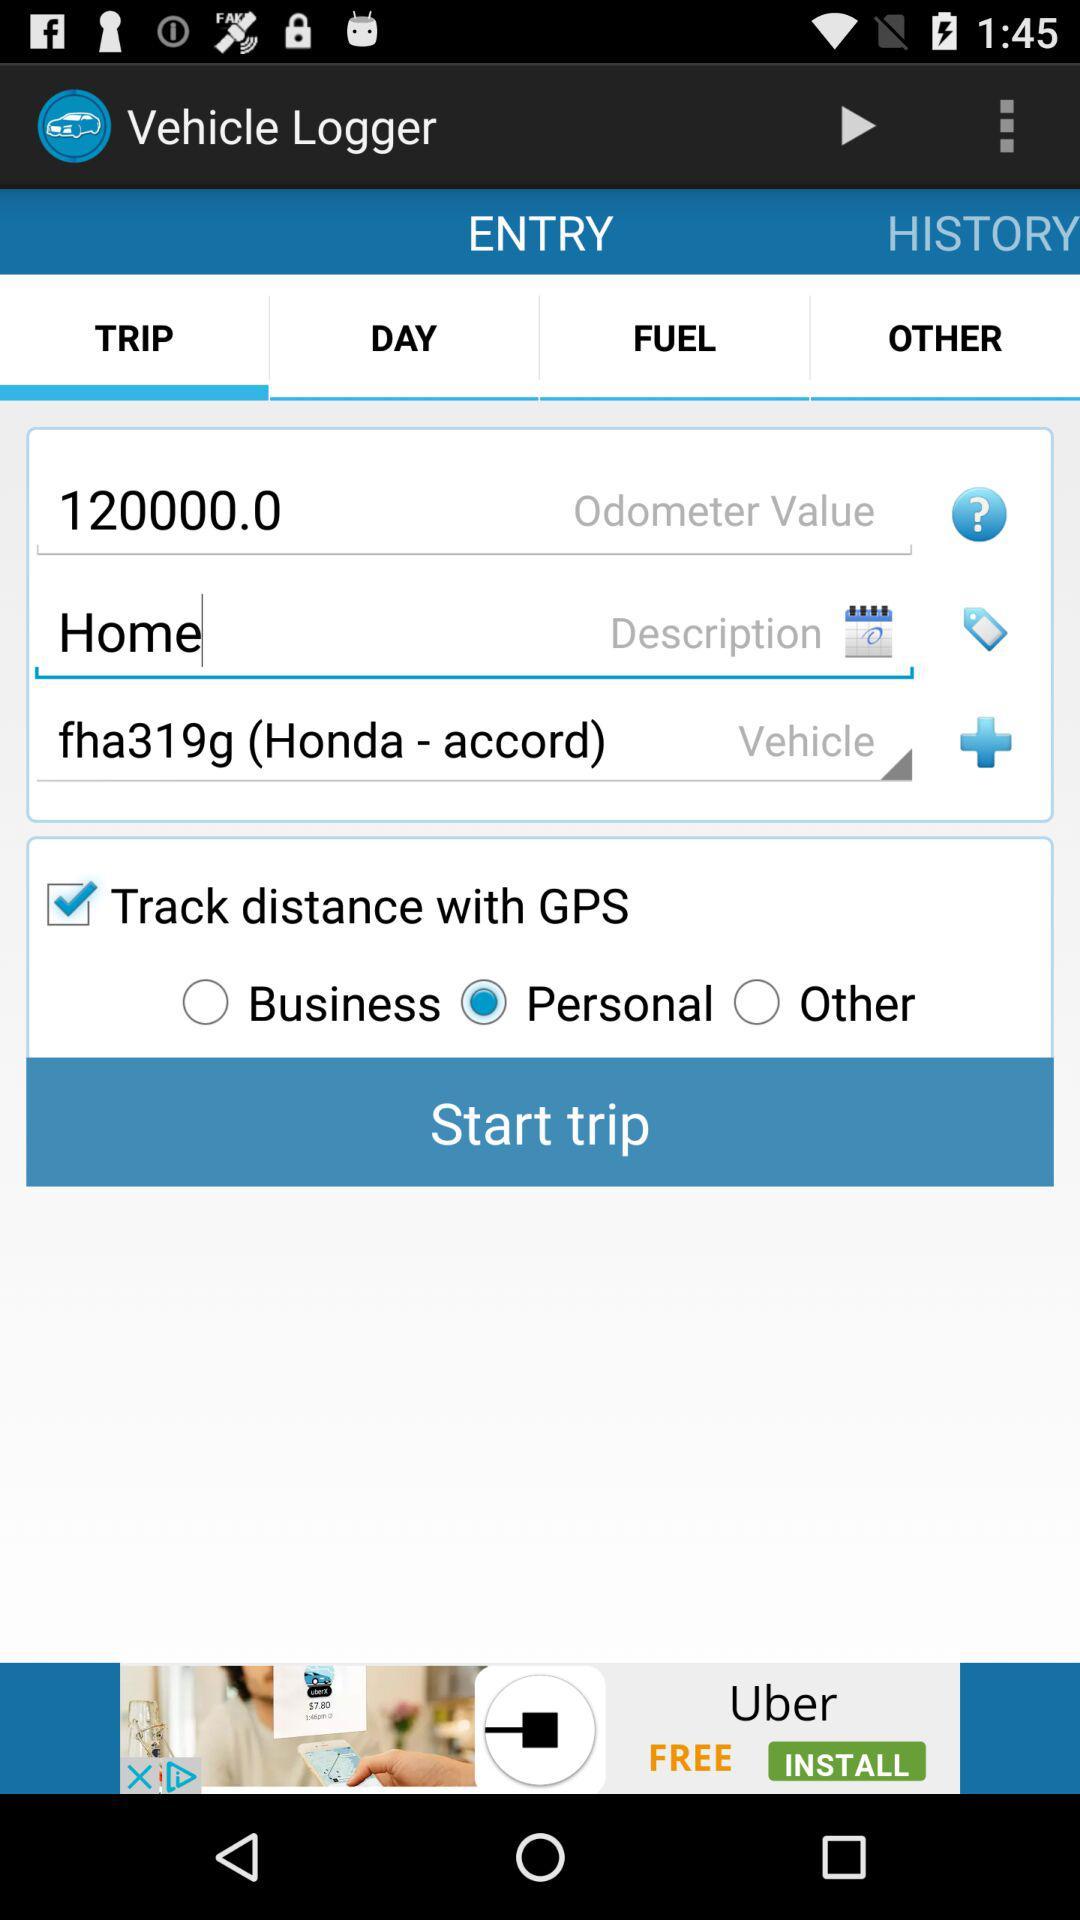  I want to click on the label icon, so click(984, 673).